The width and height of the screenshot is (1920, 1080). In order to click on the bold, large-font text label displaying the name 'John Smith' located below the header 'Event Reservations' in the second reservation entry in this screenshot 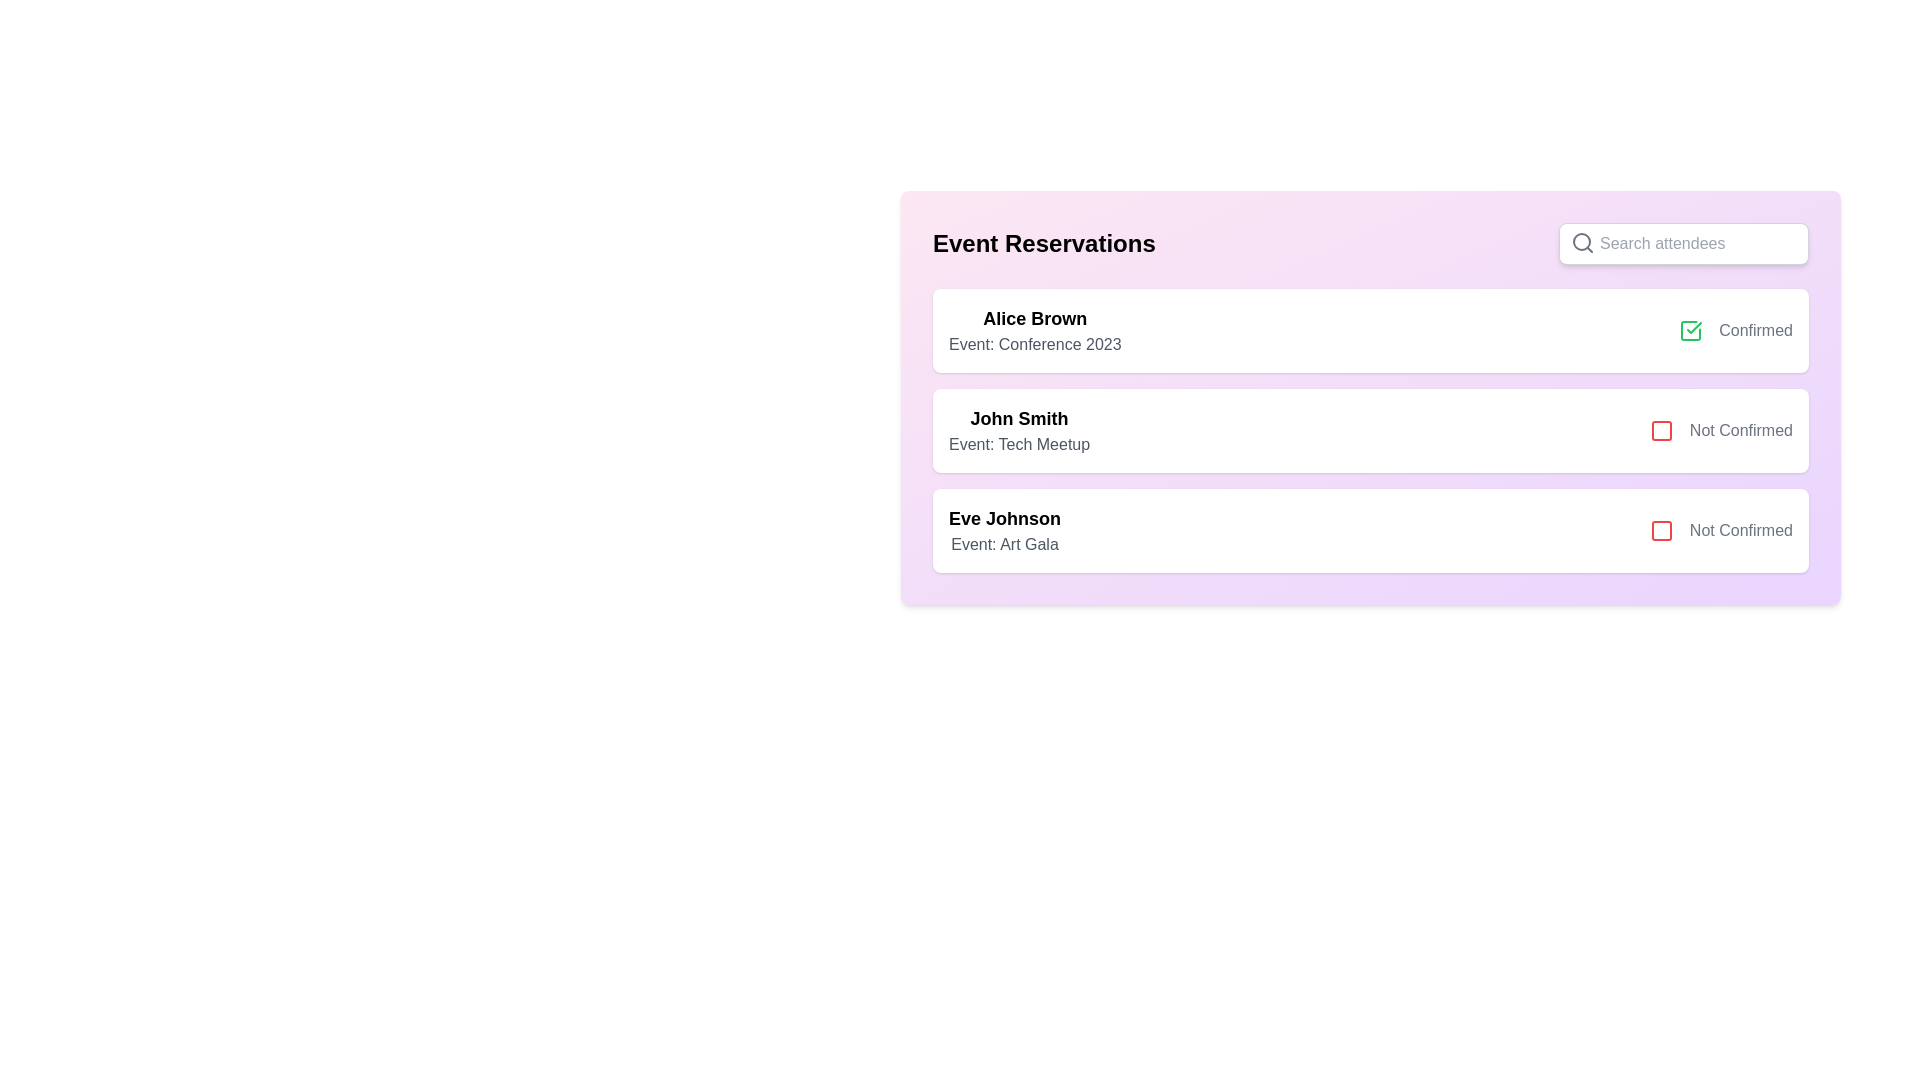, I will do `click(1019, 418)`.